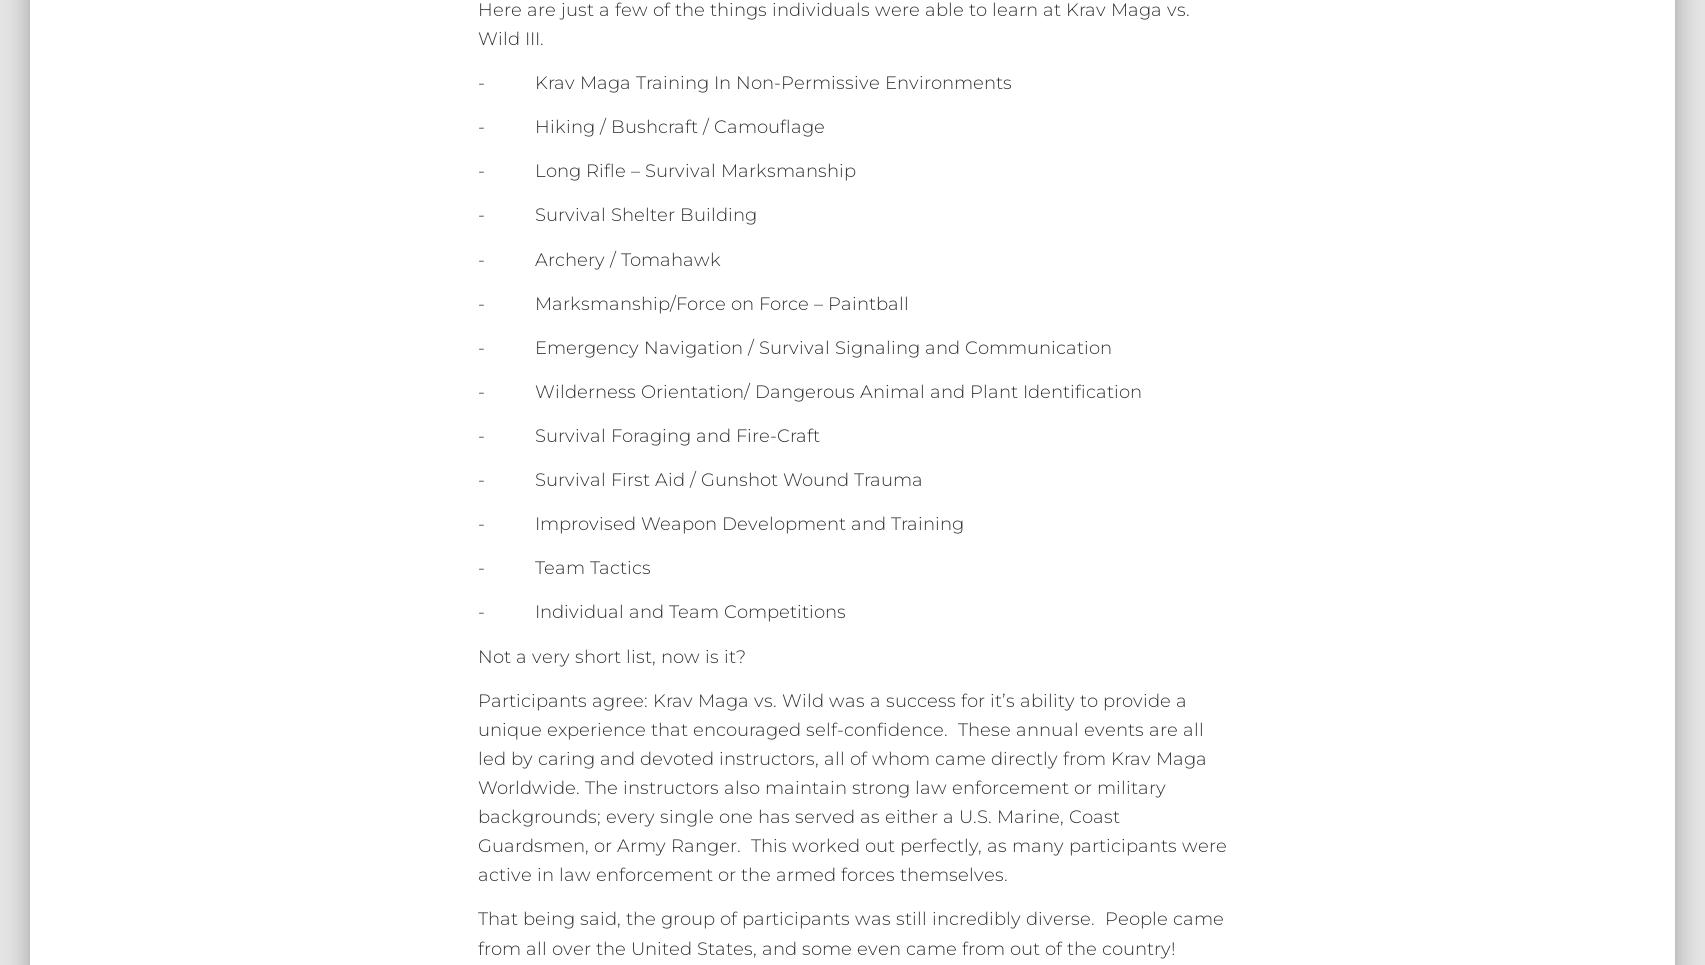 The width and height of the screenshot is (1705, 965). Describe the element at coordinates (851, 787) in the screenshot. I see `'Participants agree: Krav Maga vs. Wild was a success for it’s ability to provide a unique experience that encouraged self-confidence.  These annual events are all led by caring and devoted instructors, all of whom came directly from Krav Maga Worldwide. The instructors also maintain strong law enforcement or military backgrounds; every single one has served as either a U.S. Marine, Coast Guardsmen, or Army Ranger.  This worked out perfectly, as many participants were active in law enforcement or the armed forces themselves.'` at that location.